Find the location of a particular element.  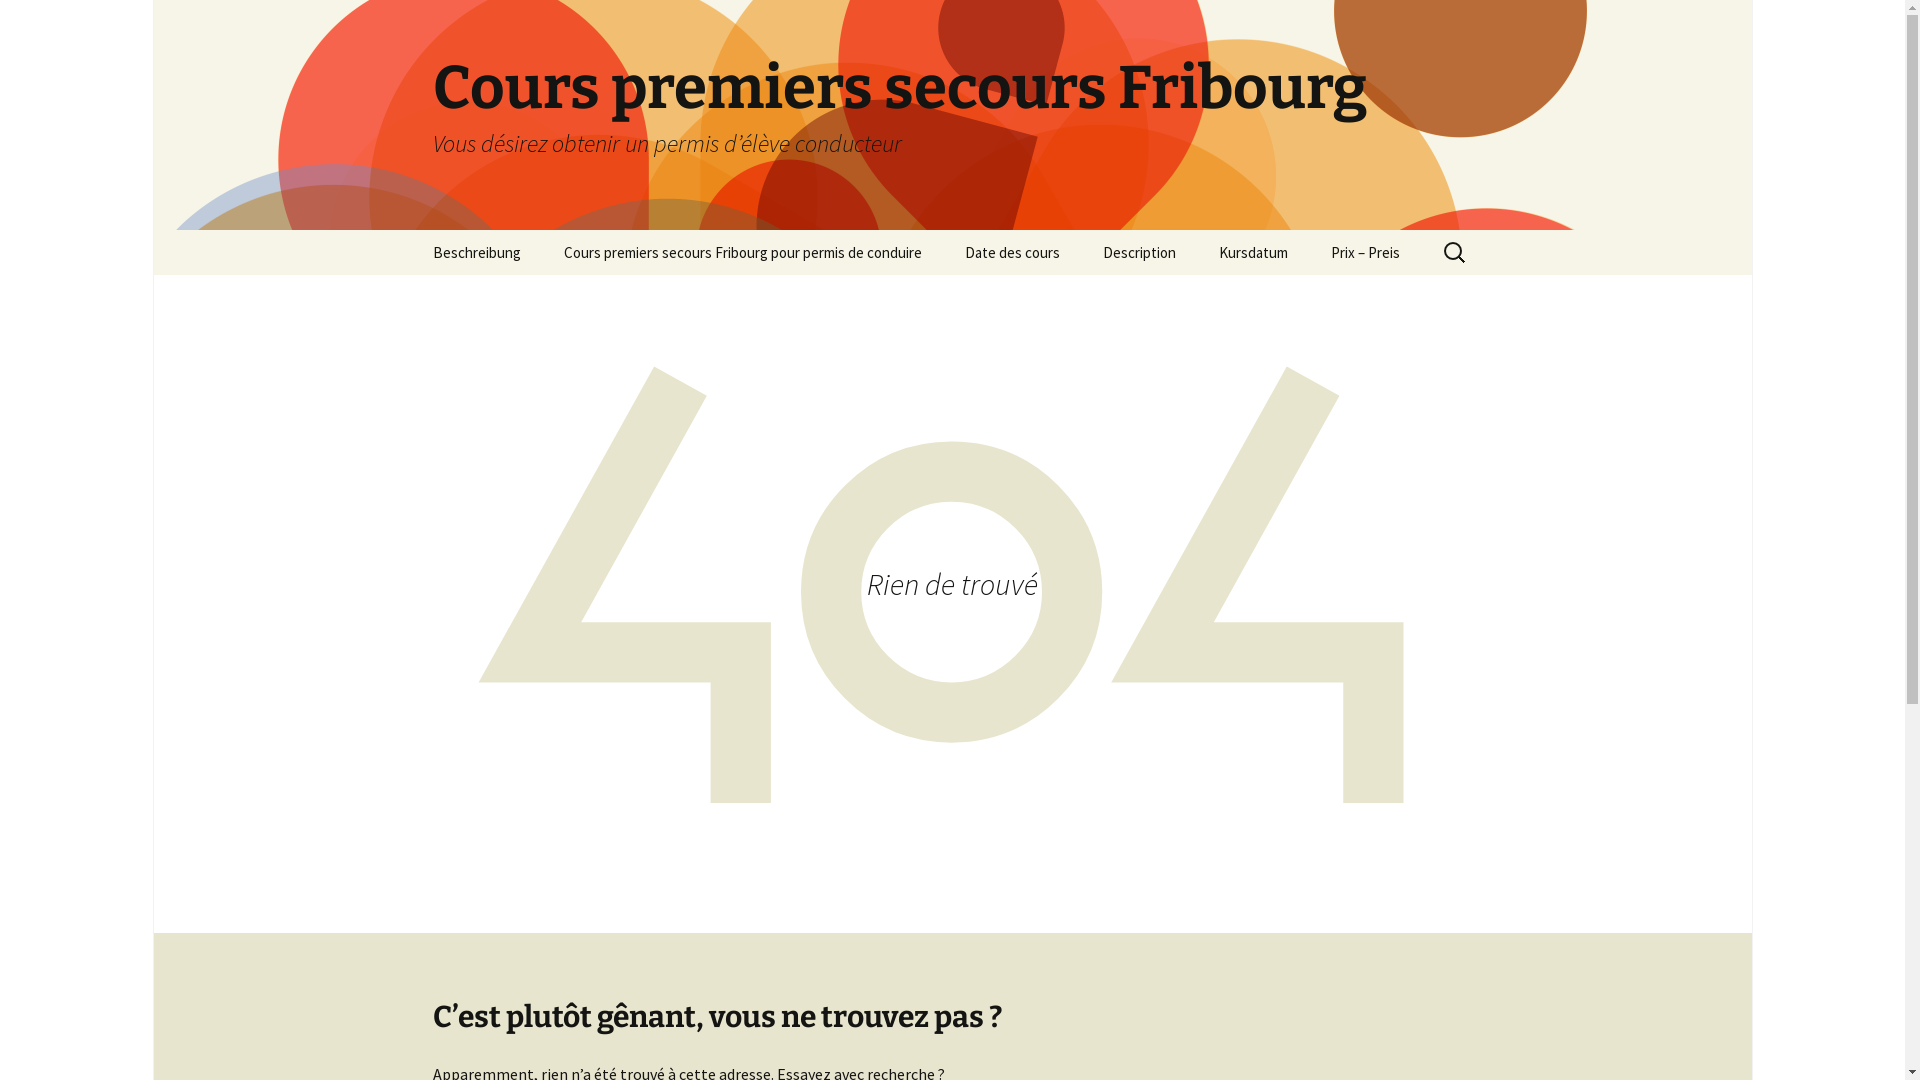

'Cours premiers secours Fribourg pour permis de conduire' is located at coordinates (742, 251).